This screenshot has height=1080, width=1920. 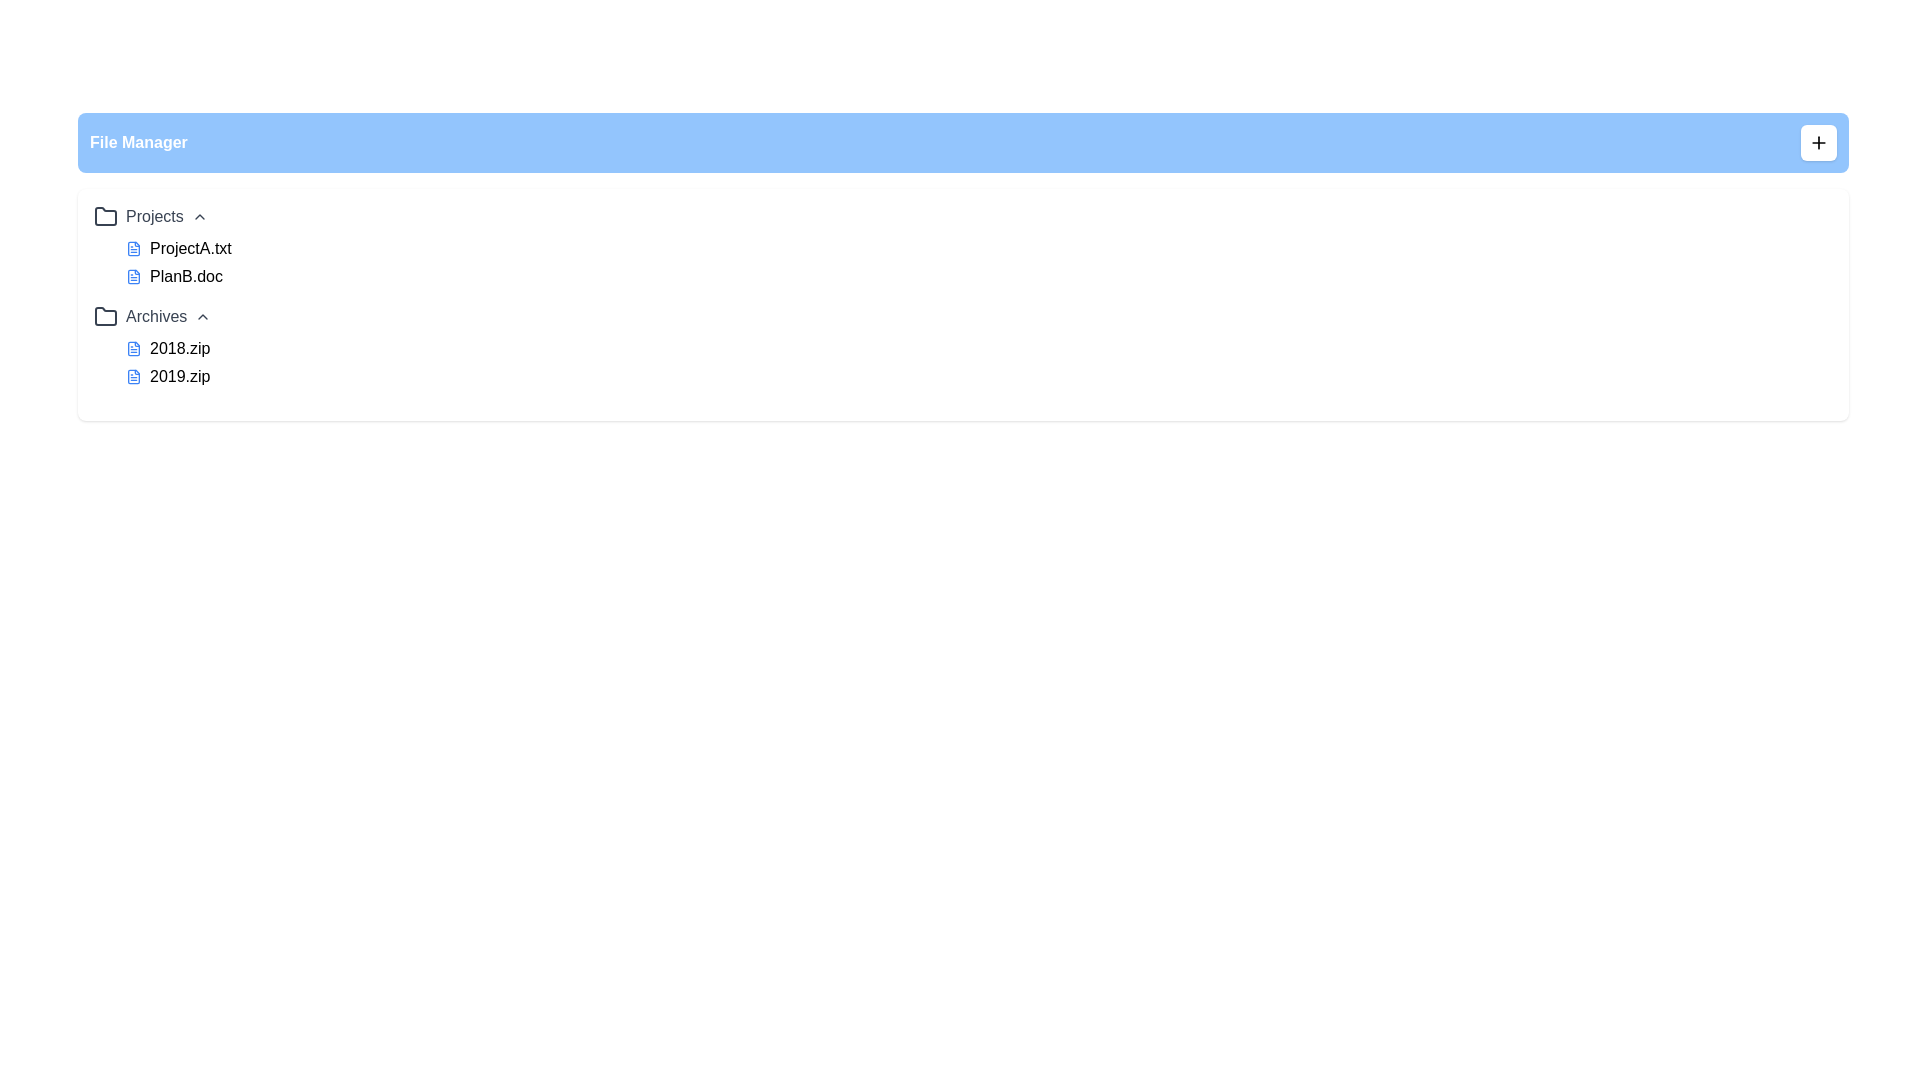 I want to click on the blue file-shaped icon that represents a document, located to the left of the 'ProjectA.txt' text in the 'Projects' section of the file manager, so click(x=133, y=248).